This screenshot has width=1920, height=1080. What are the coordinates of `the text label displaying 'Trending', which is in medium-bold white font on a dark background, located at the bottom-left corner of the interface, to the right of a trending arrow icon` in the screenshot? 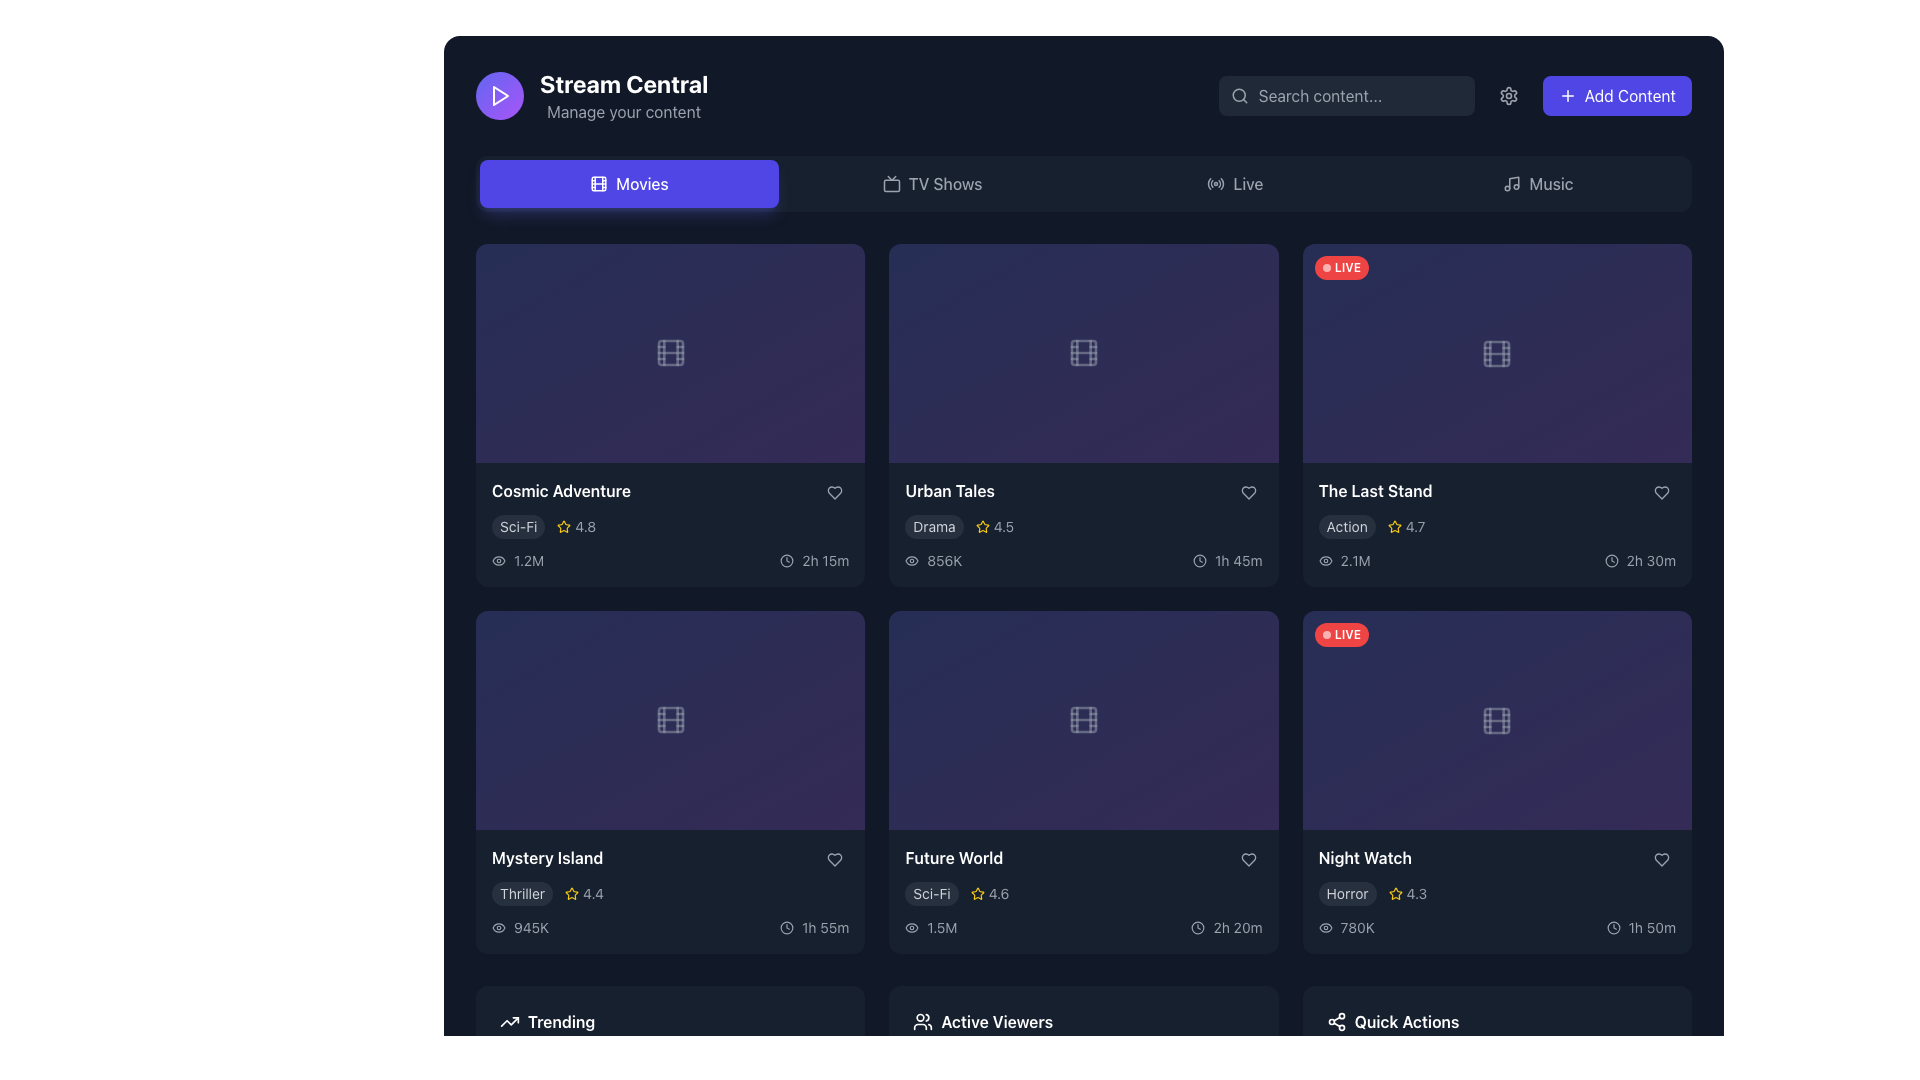 It's located at (560, 1022).